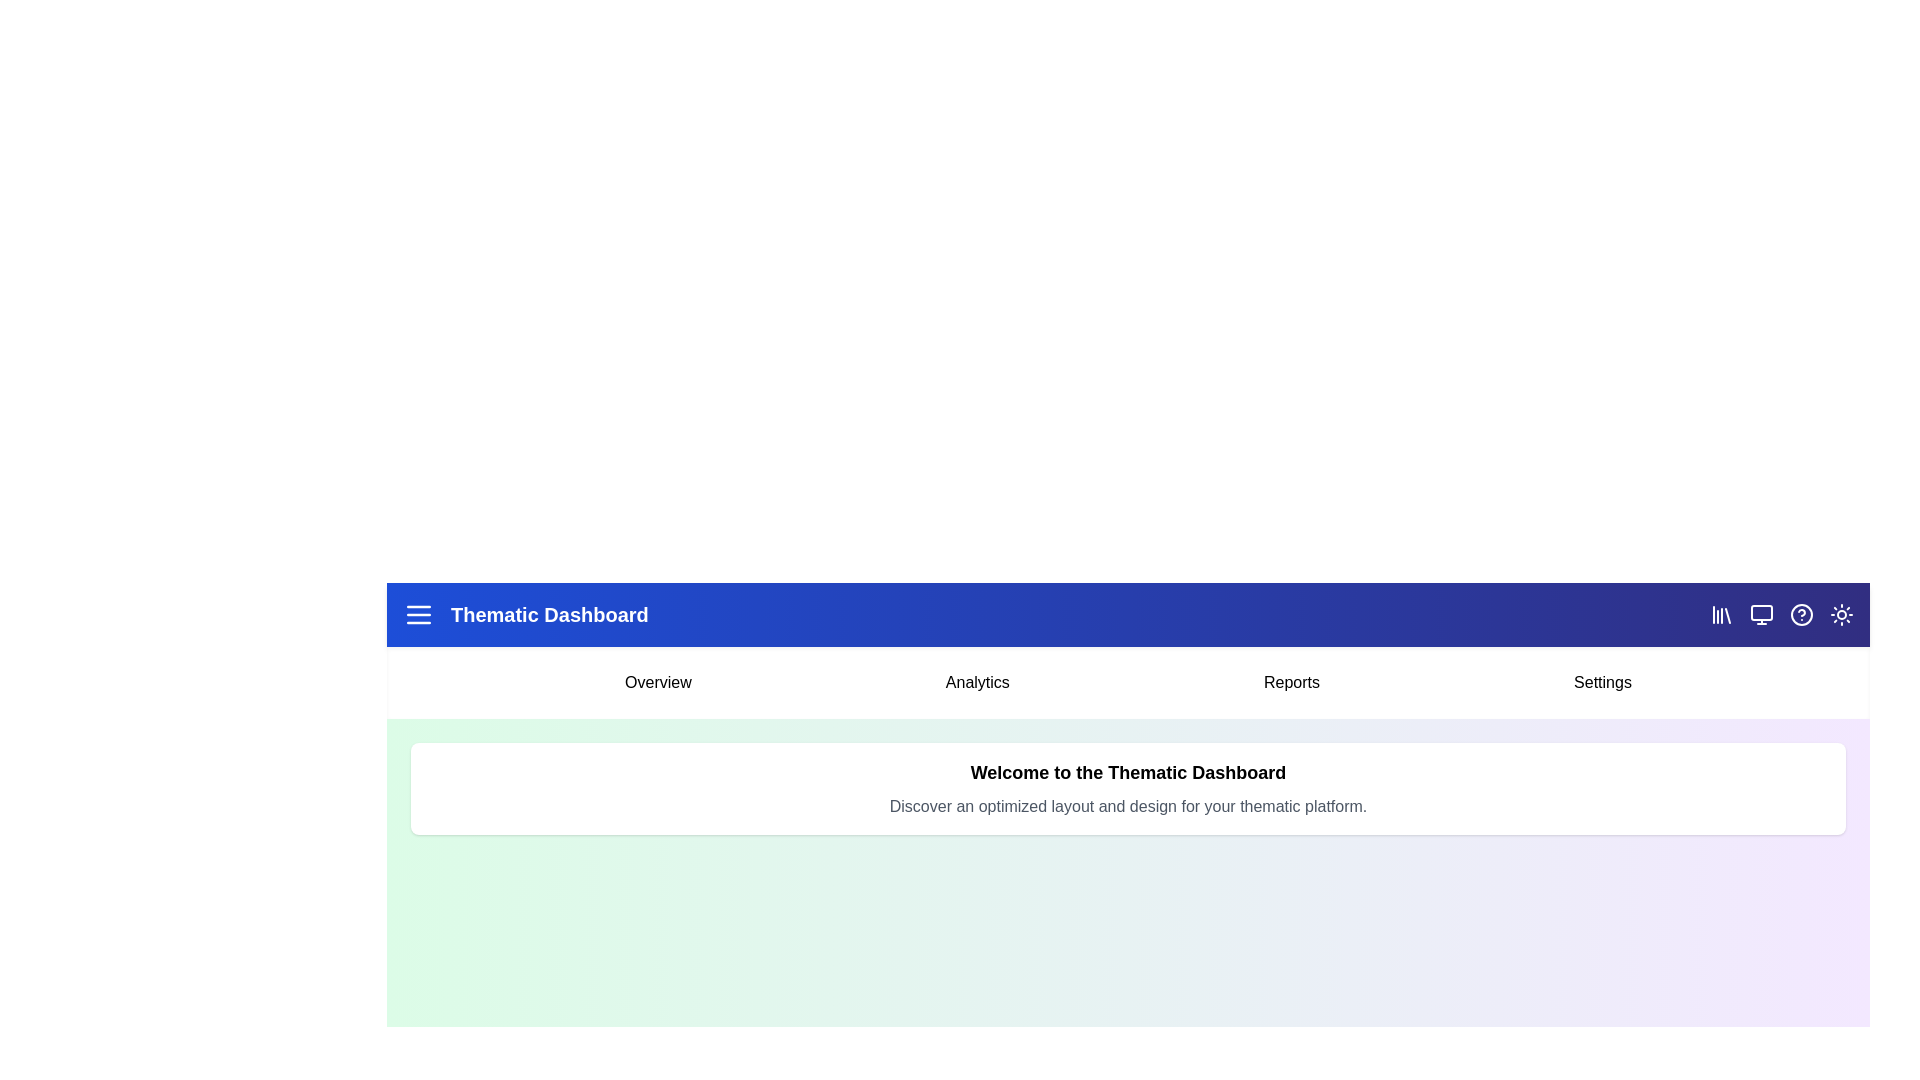 This screenshot has width=1920, height=1080. What do you see at coordinates (657, 681) in the screenshot?
I see `the menu item Overview from the menu bar` at bounding box center [657, 681].